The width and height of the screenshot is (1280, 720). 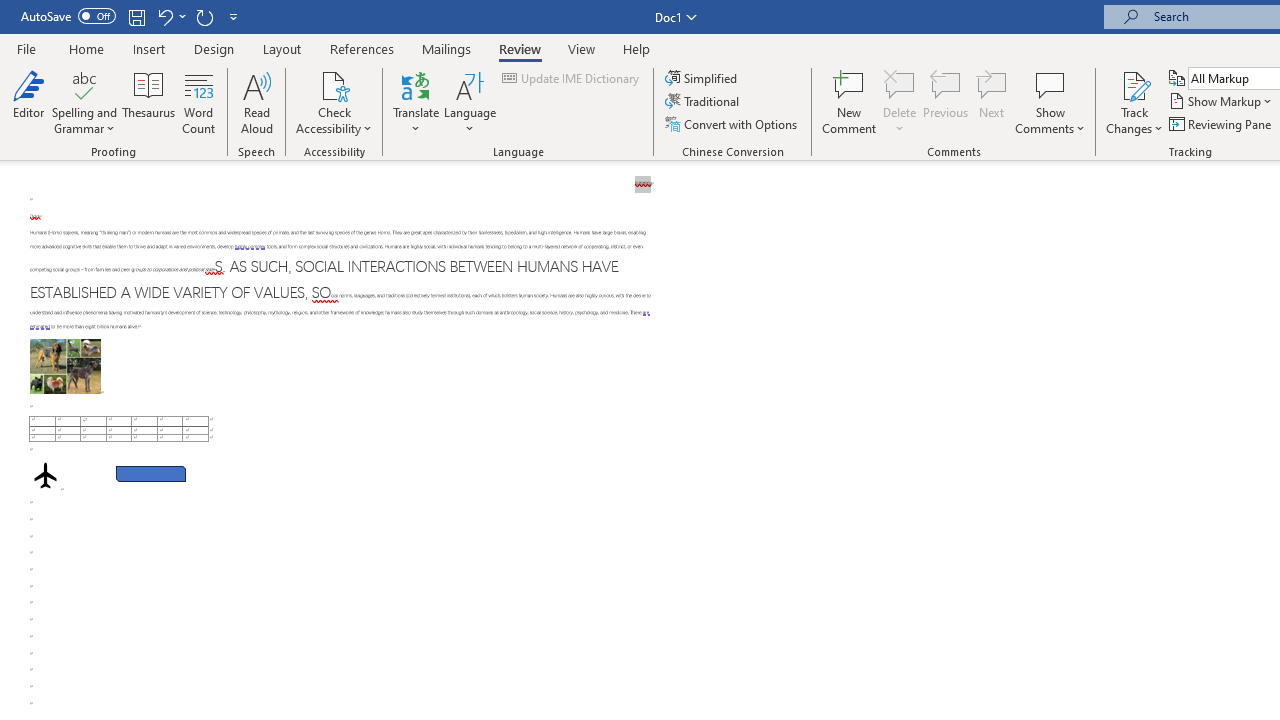 What do you see at coordinates (731, 124) in the screenshot?
I see `'Convert with Options...'` at bounding box center [731, 124].